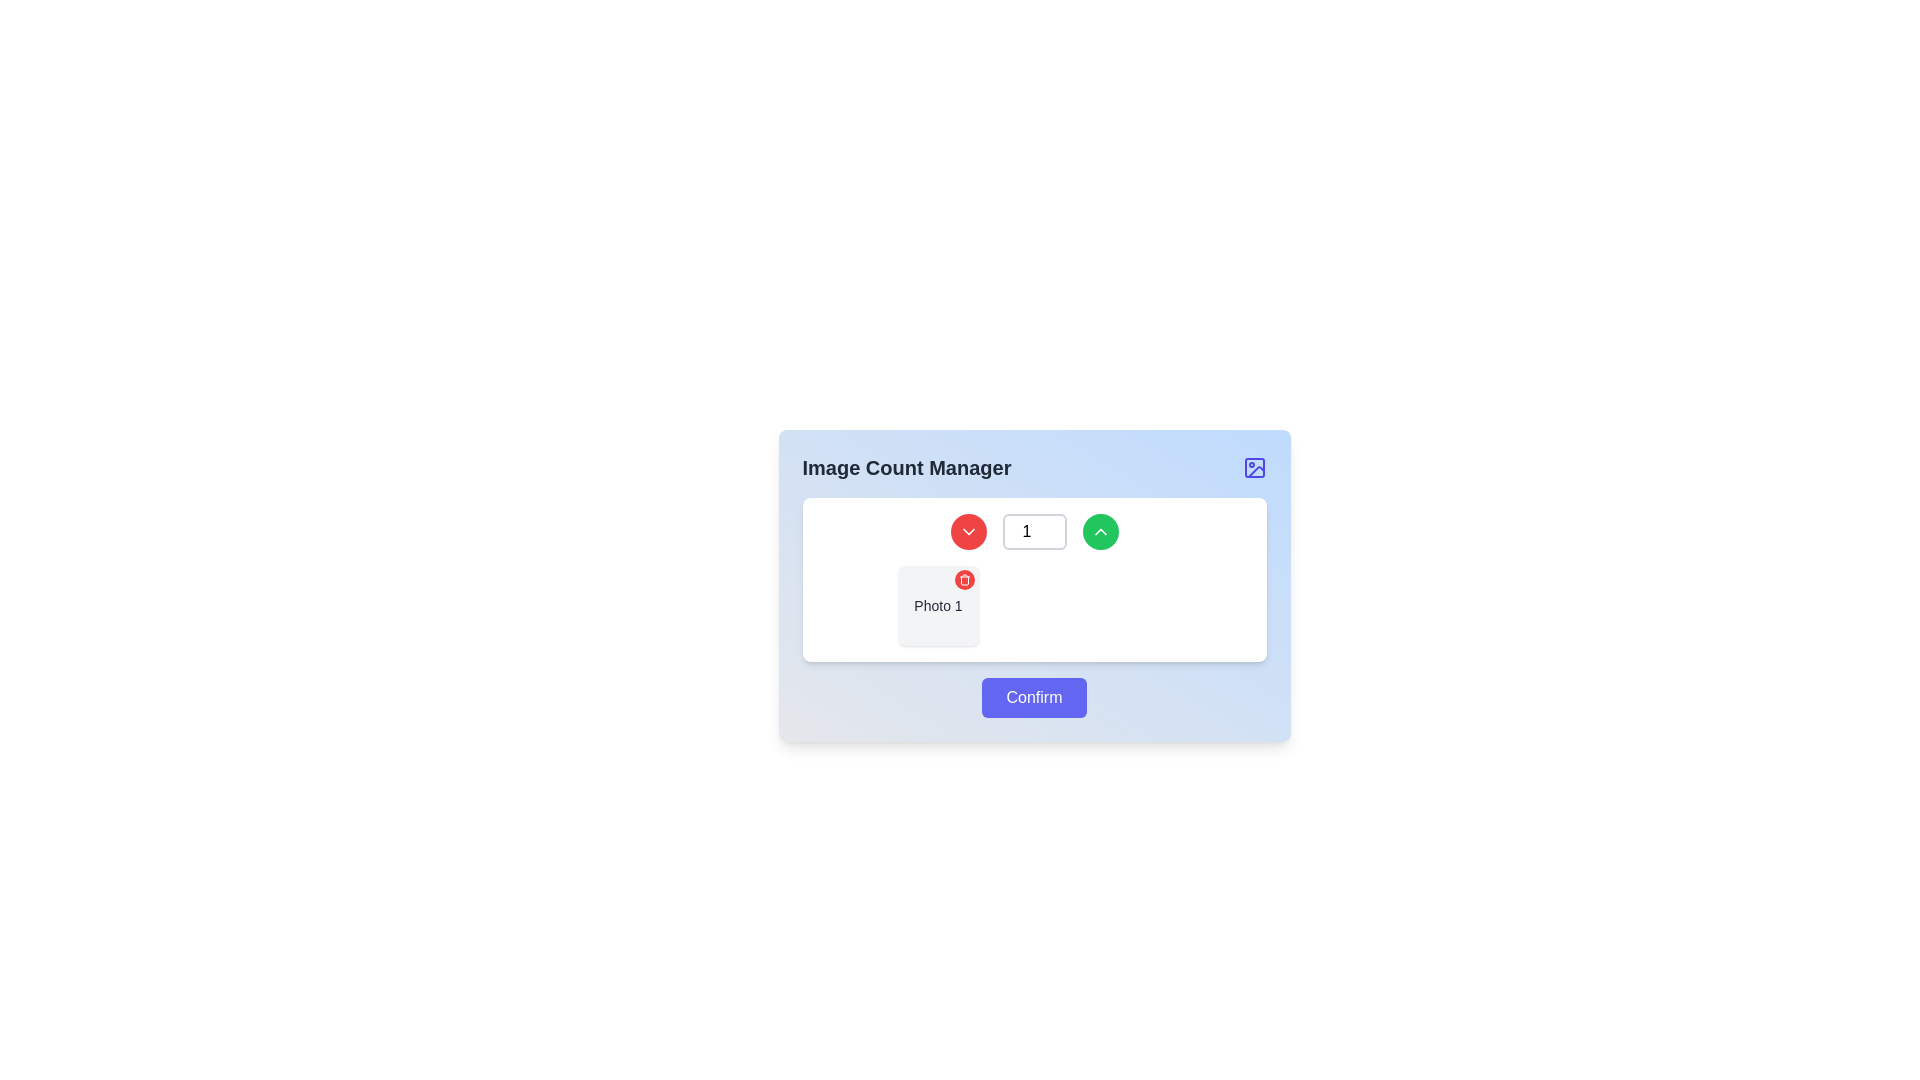 This screenshot has width=1920, height=1080. I want to click on the delete button located in the top-right corner of the photo thumbnail card to change its color, so click(964, 579).